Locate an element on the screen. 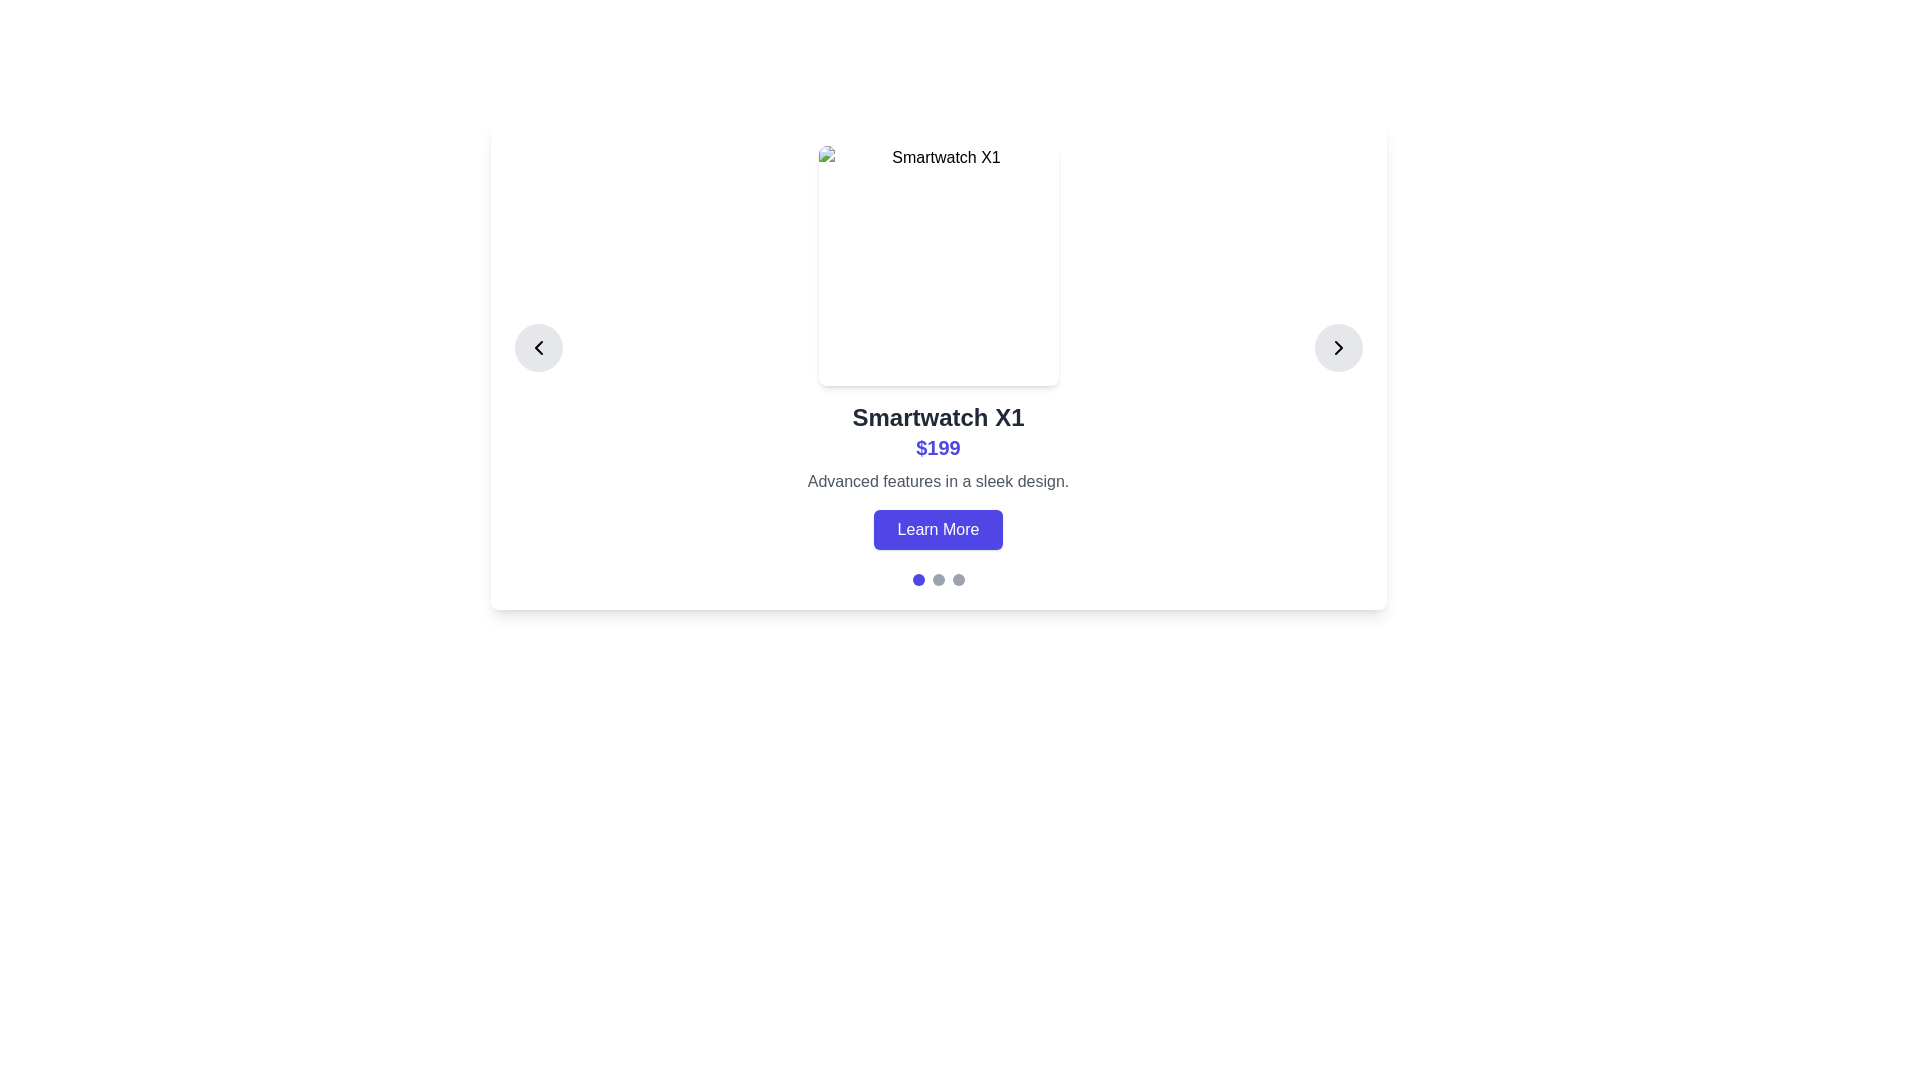 This screenshot has width=1920, height=1080. the left navigation button icon in the carousel is located at coordinates (538, 346).